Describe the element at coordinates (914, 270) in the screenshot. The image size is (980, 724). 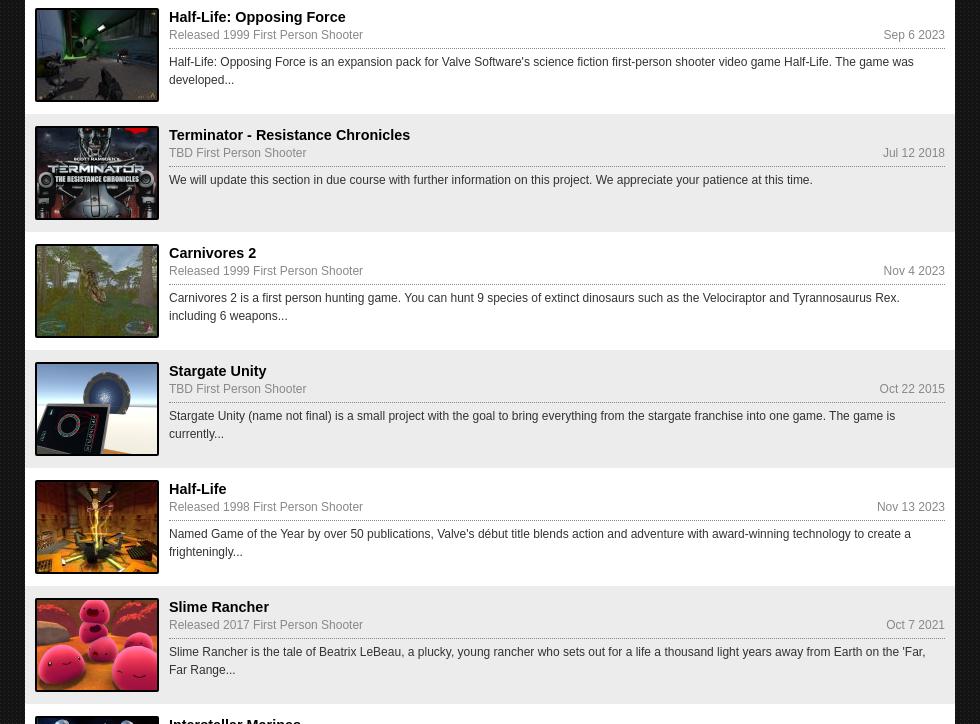
I see `'Nov 4 2023'` at that location.